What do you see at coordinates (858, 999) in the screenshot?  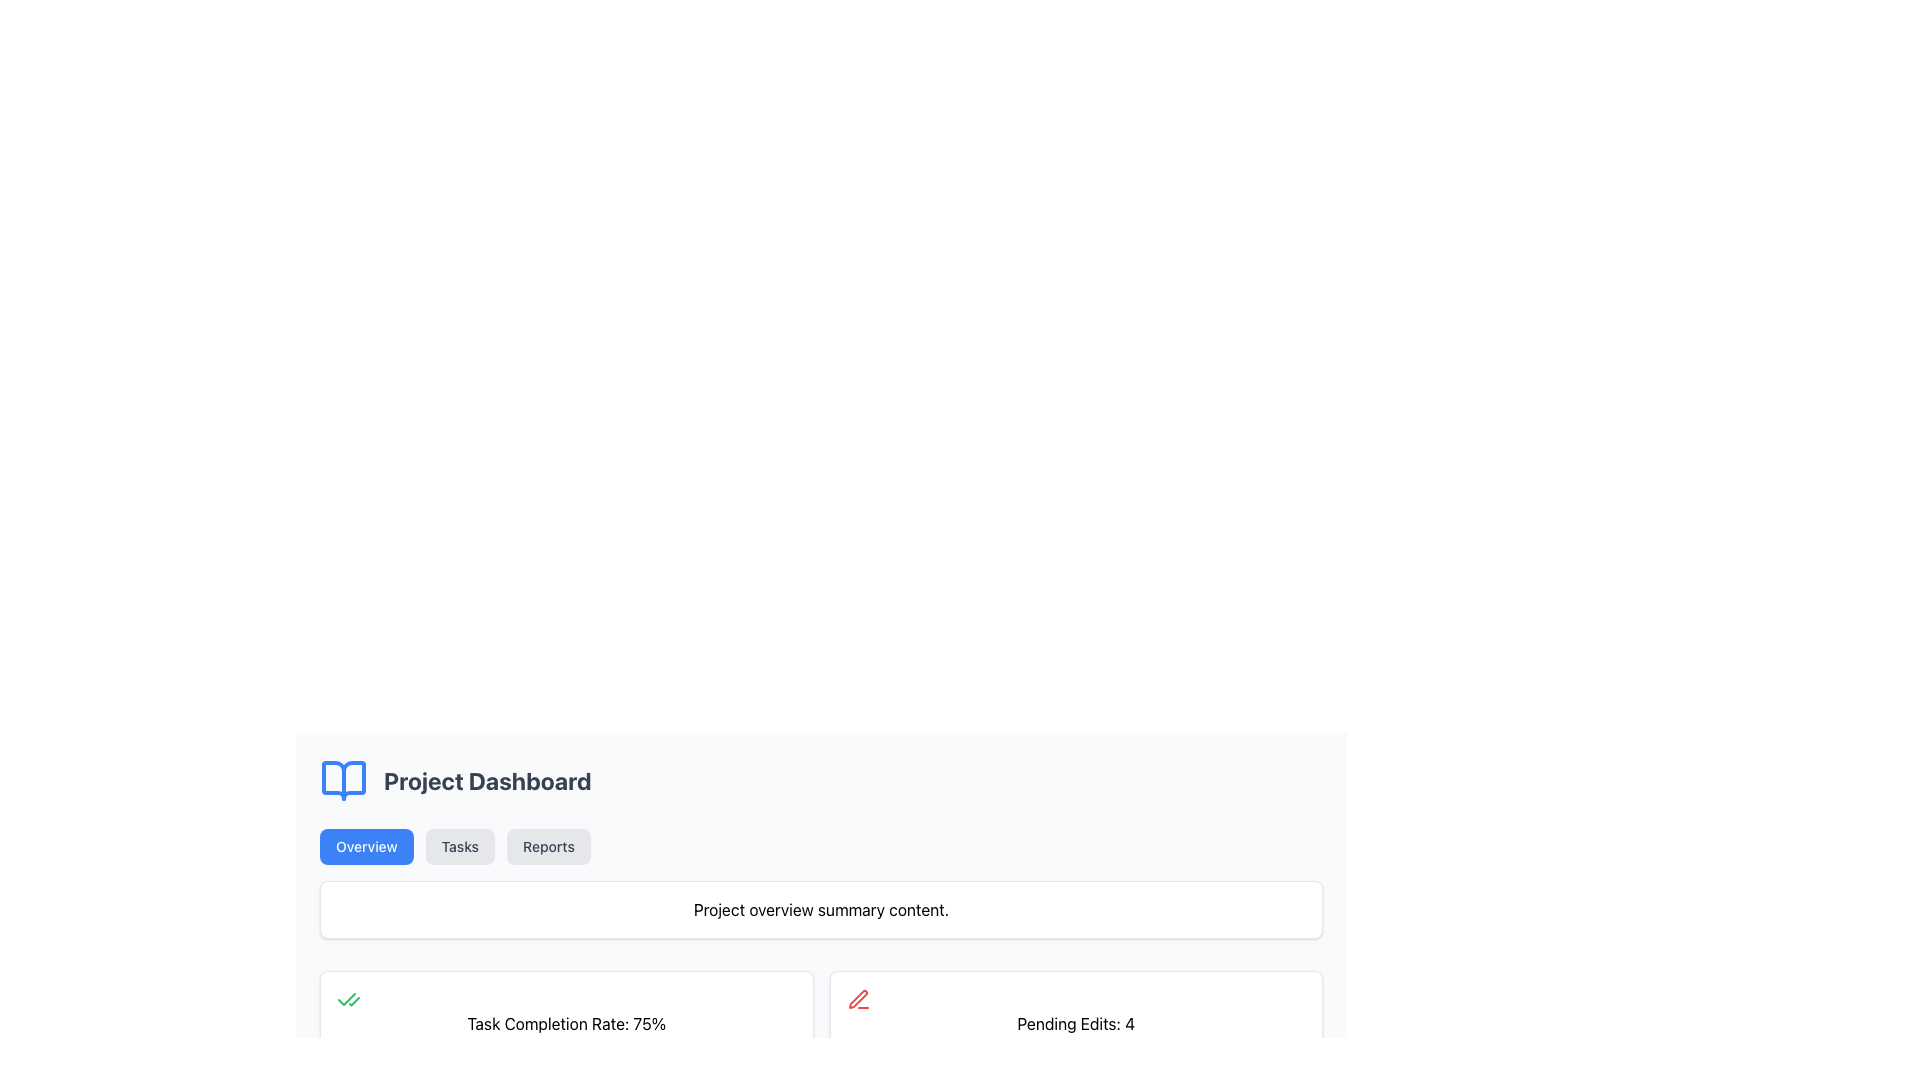 I see `the red pen icon located to the left of the text 'Pending Edits: 4'` at bounding box center [858, 999].